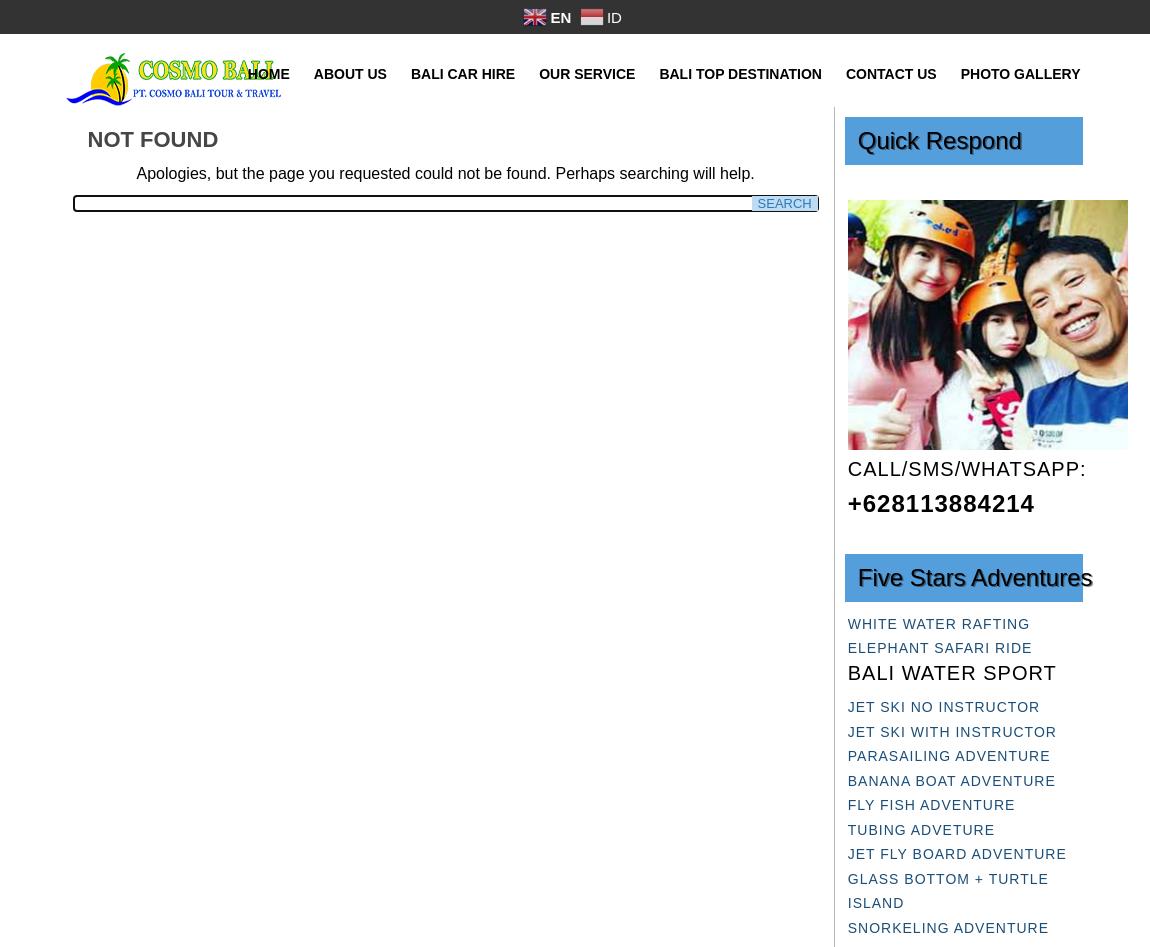 The height and width of the screenshot is (947, 1150). I want to click on 'Call/SMS/WhatsApp:', so click(966, 468).